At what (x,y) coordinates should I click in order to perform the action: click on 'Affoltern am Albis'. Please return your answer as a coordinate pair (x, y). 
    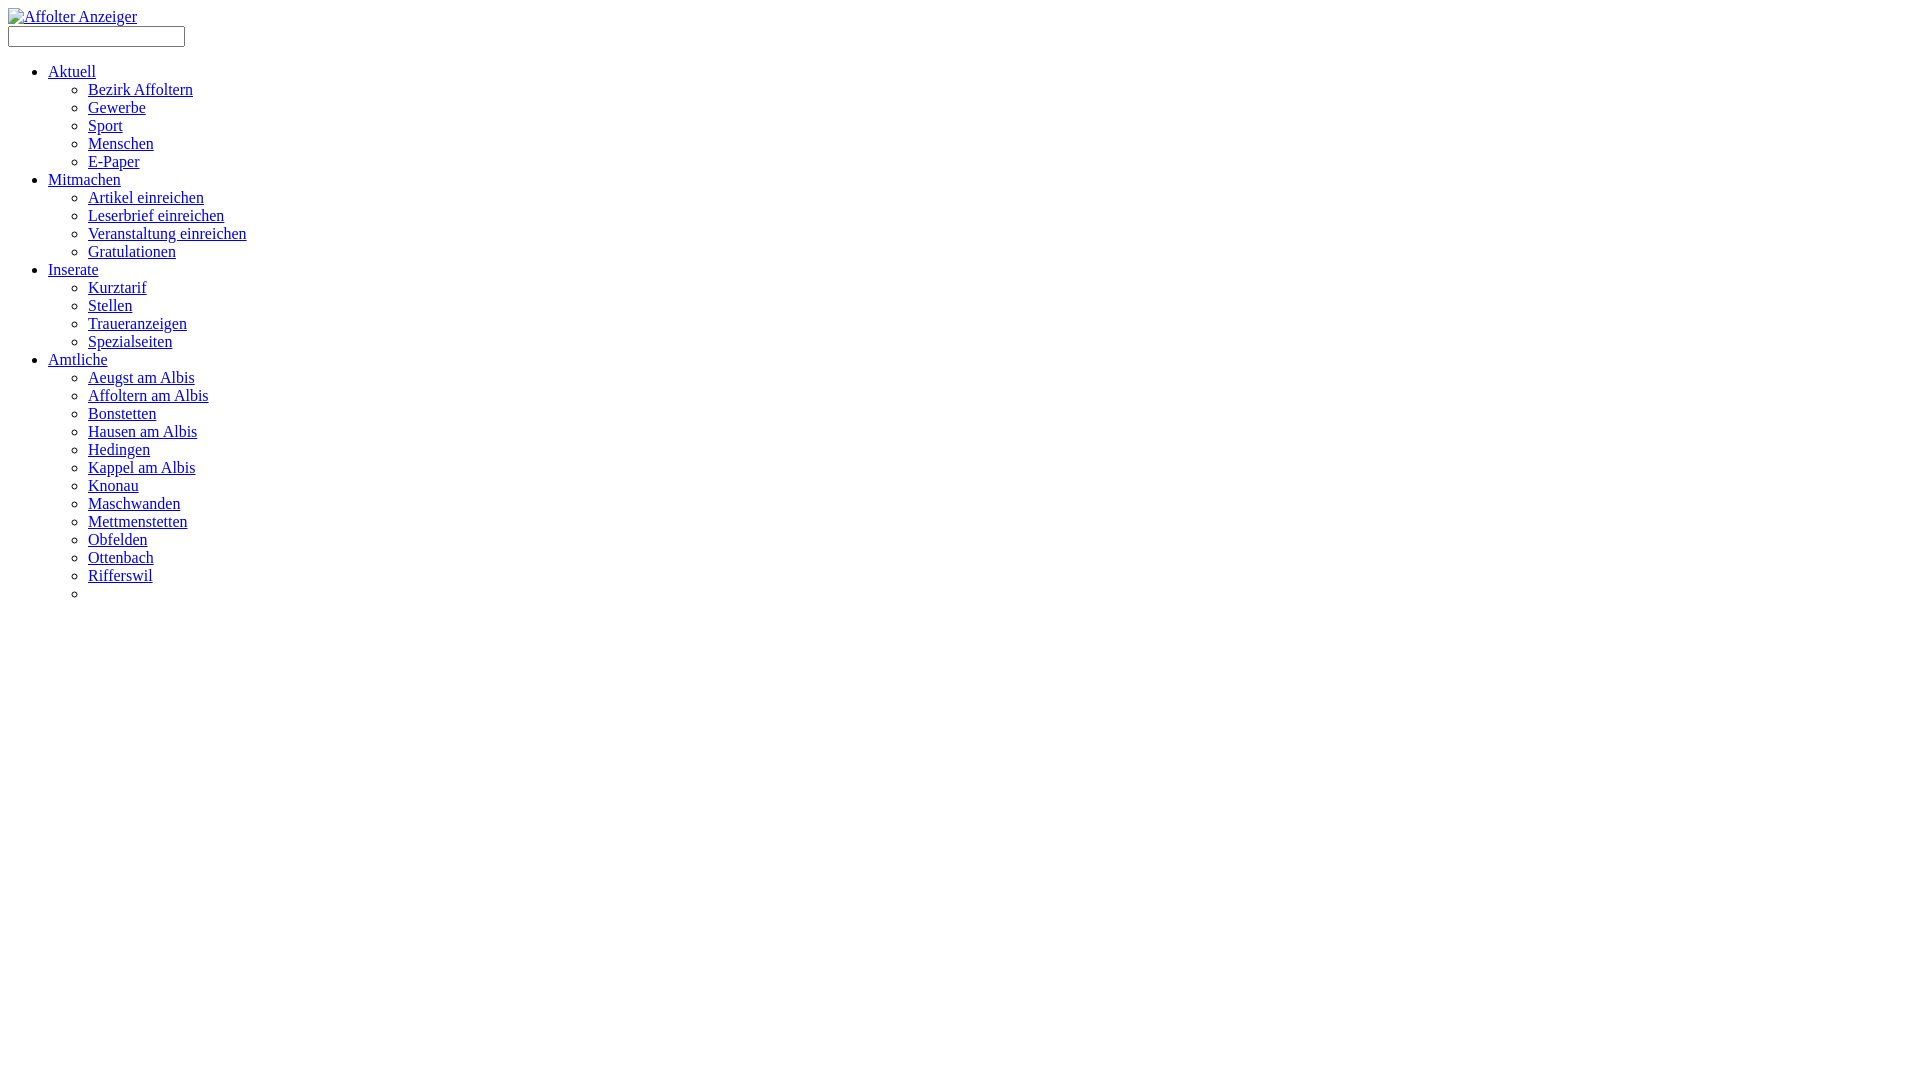
    Looking at the image, I should click on (147, 395).